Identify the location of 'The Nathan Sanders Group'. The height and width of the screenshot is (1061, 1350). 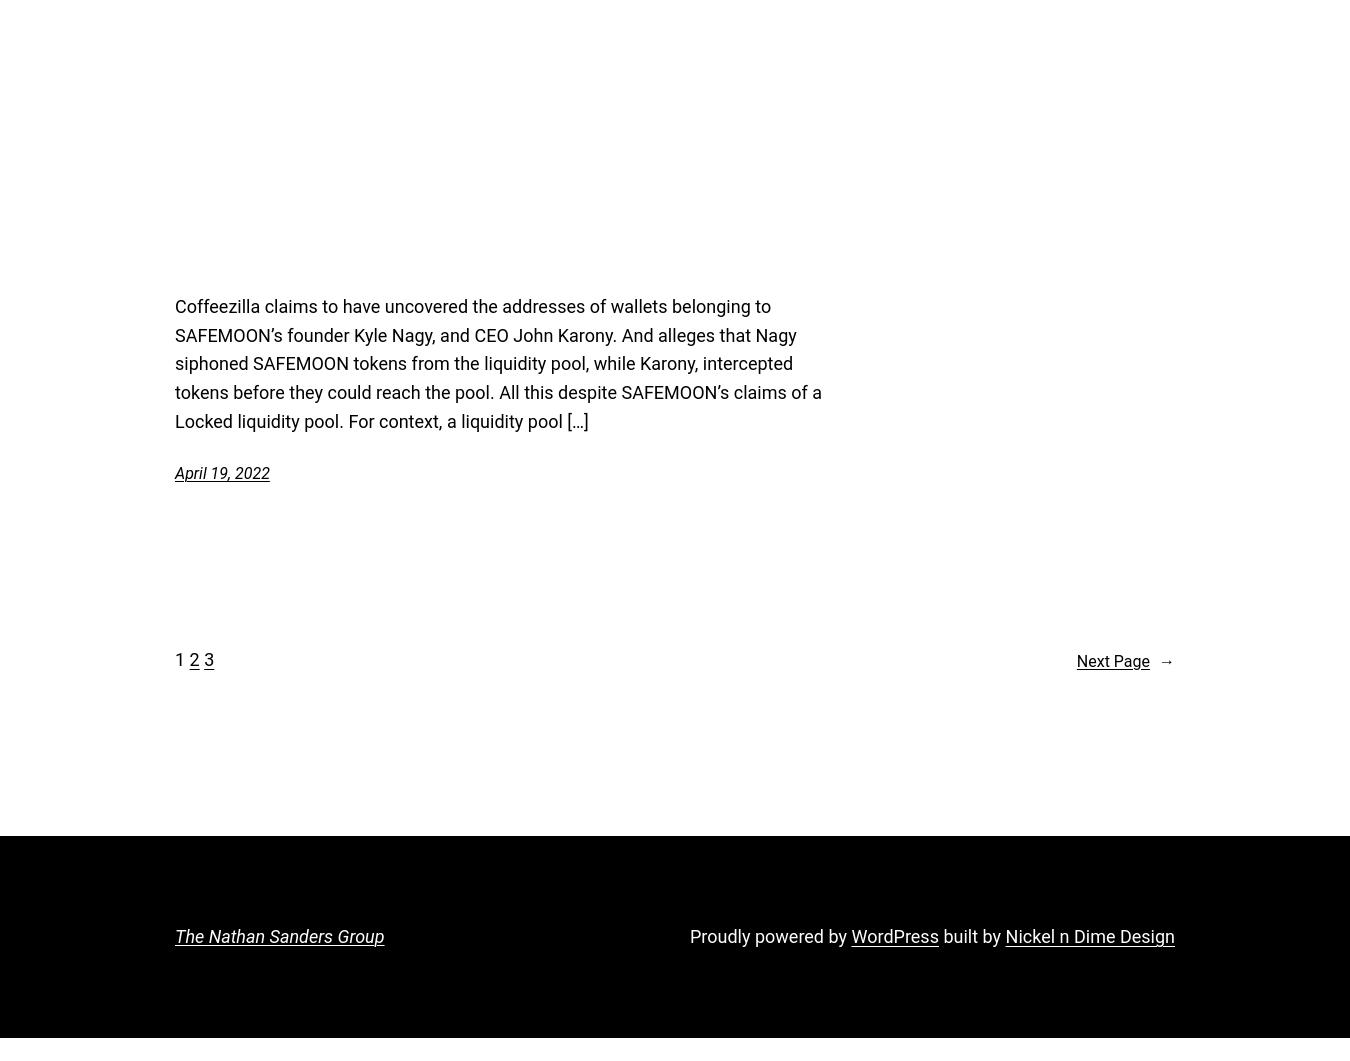
(278, 934).